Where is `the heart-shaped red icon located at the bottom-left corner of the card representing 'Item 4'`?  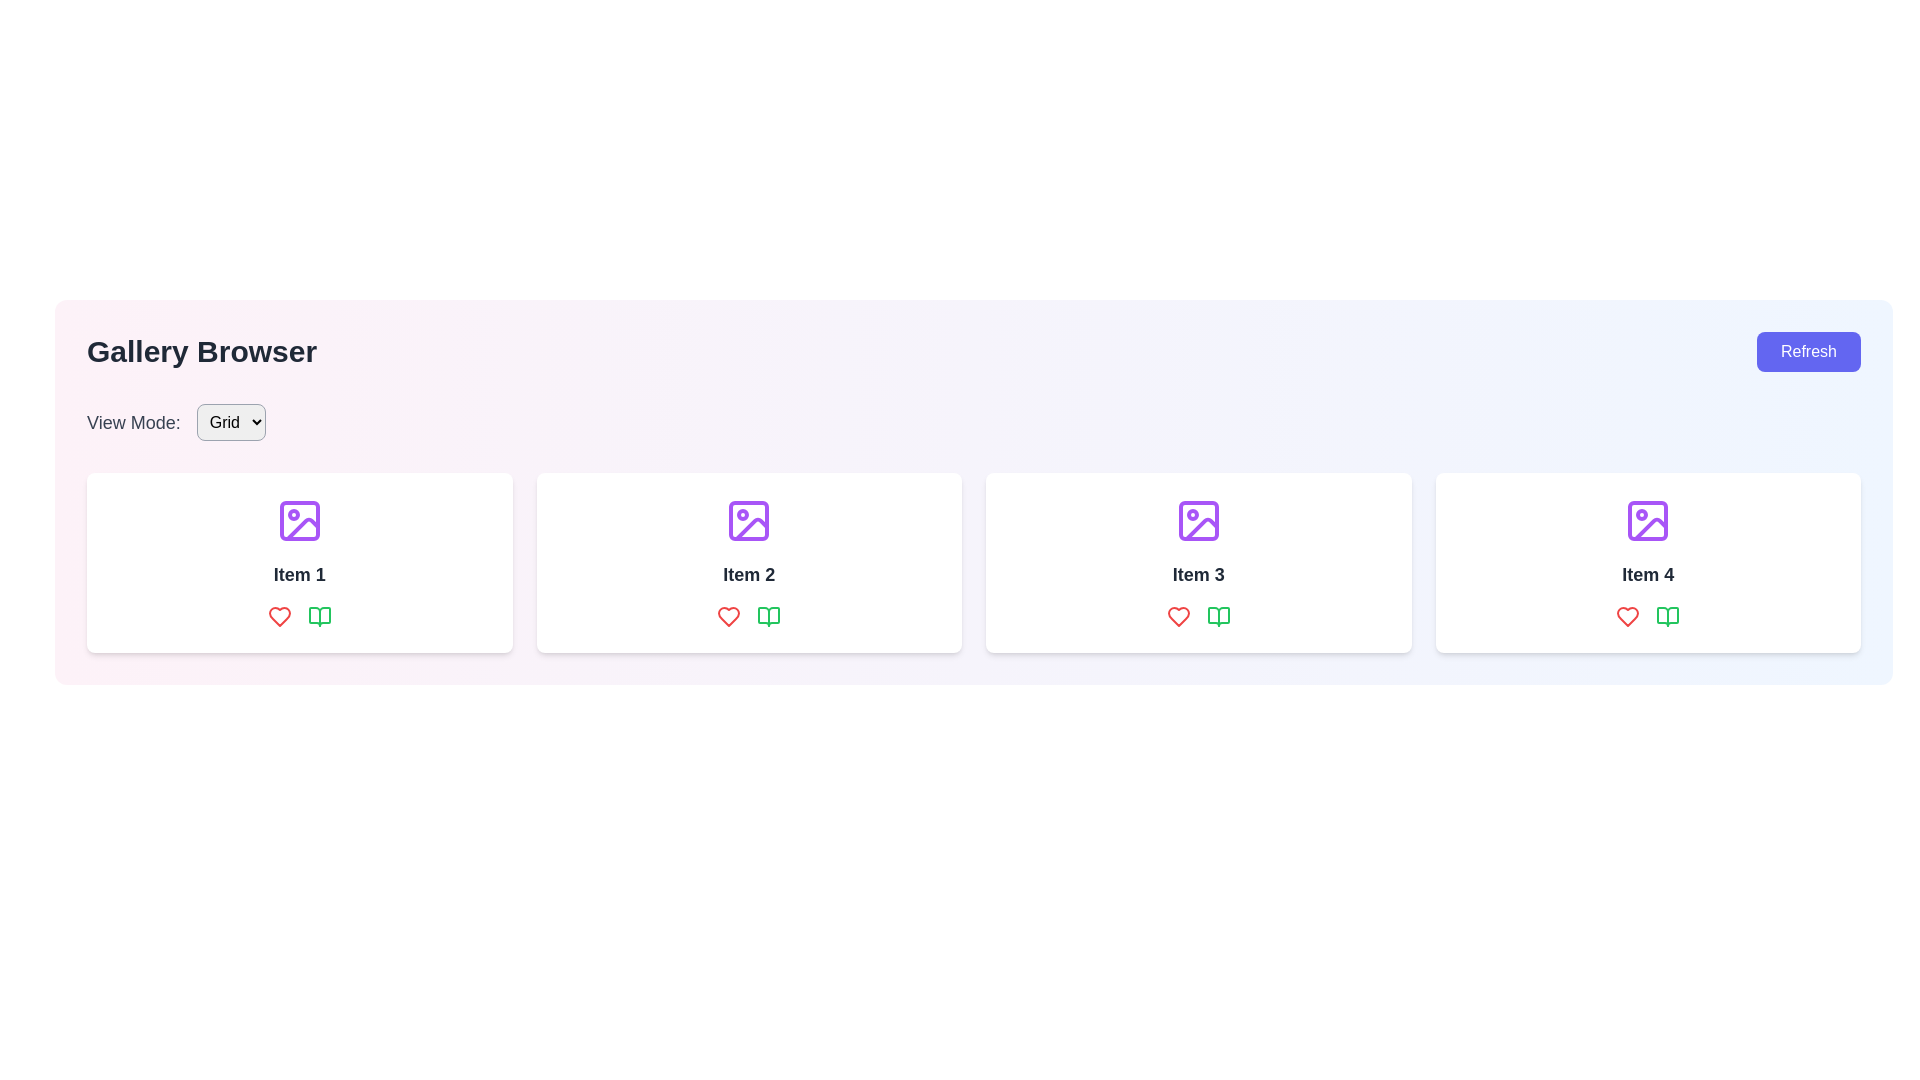
the heart-shaped red icon located at the bottom-left corner of the card representing 'Item 4' is located at coordinates (1628, 616).